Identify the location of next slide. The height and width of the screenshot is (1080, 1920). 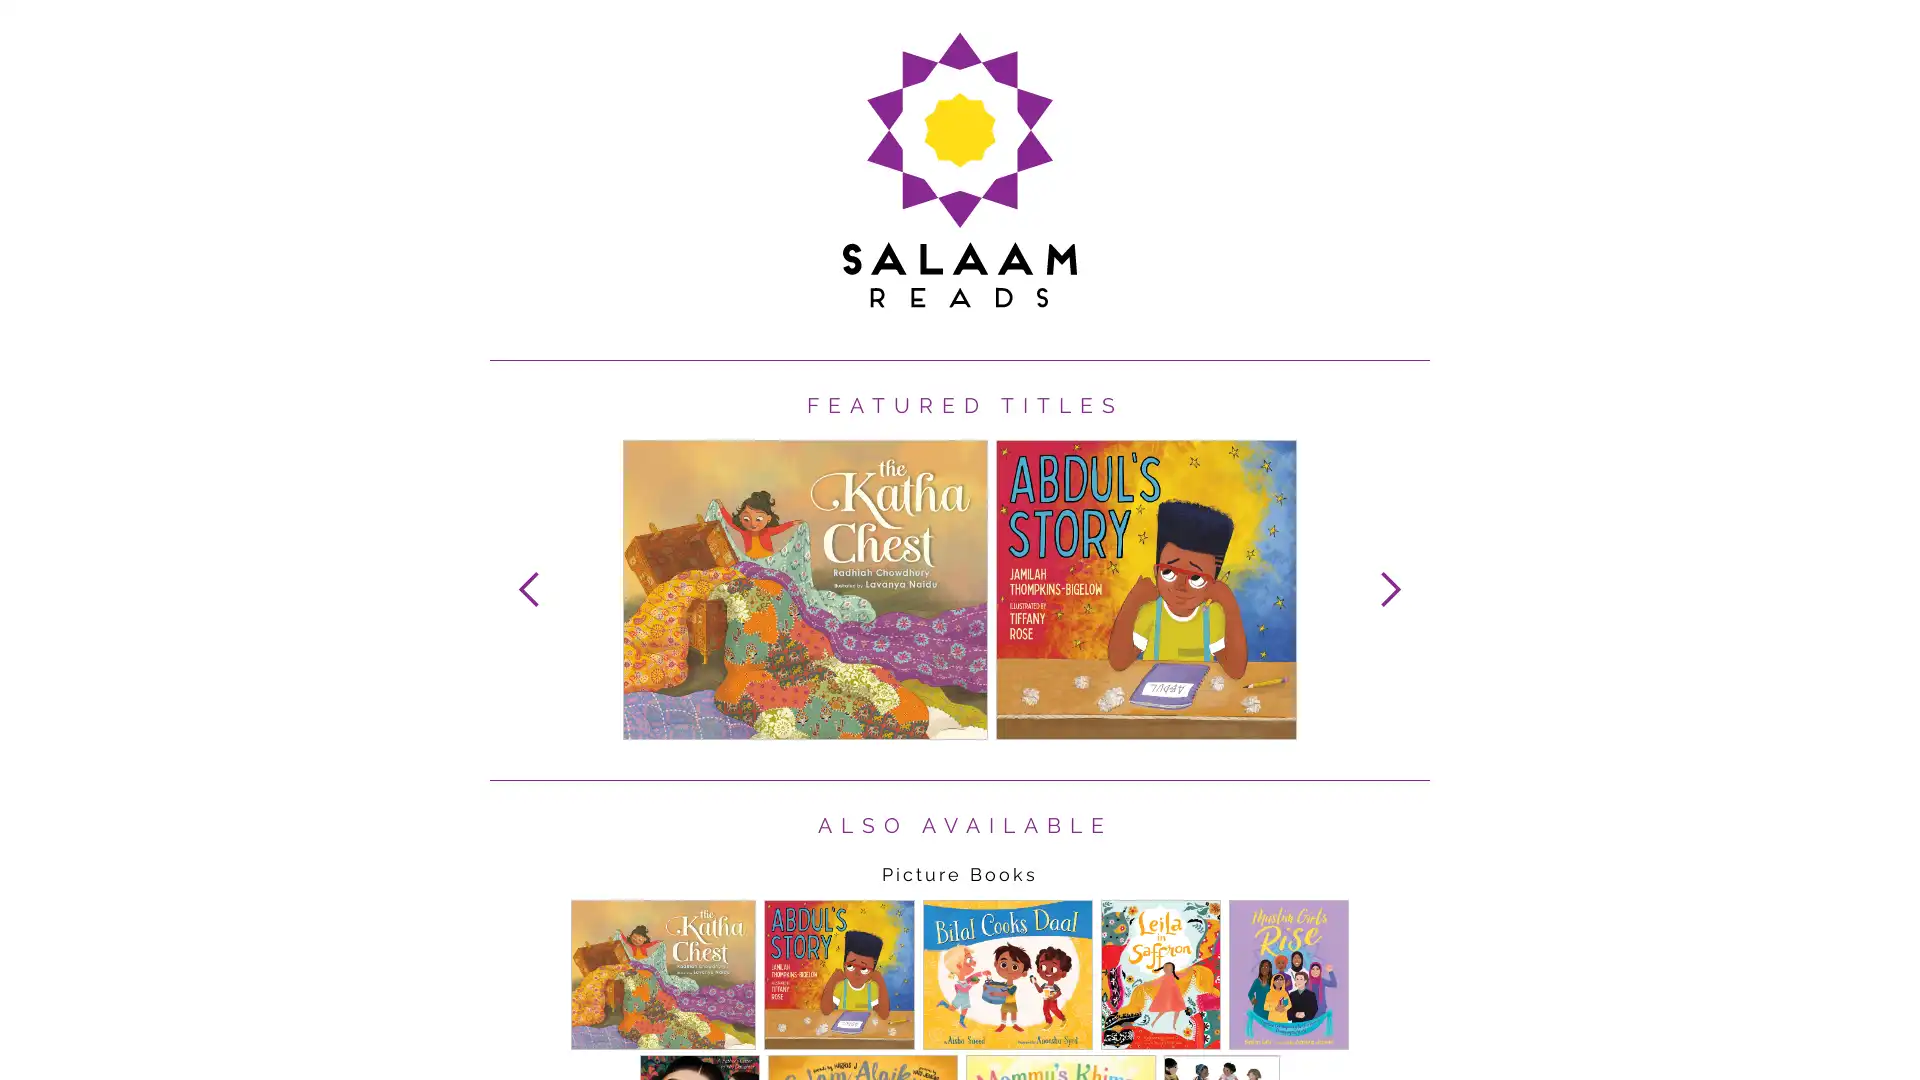
(1389, 589).